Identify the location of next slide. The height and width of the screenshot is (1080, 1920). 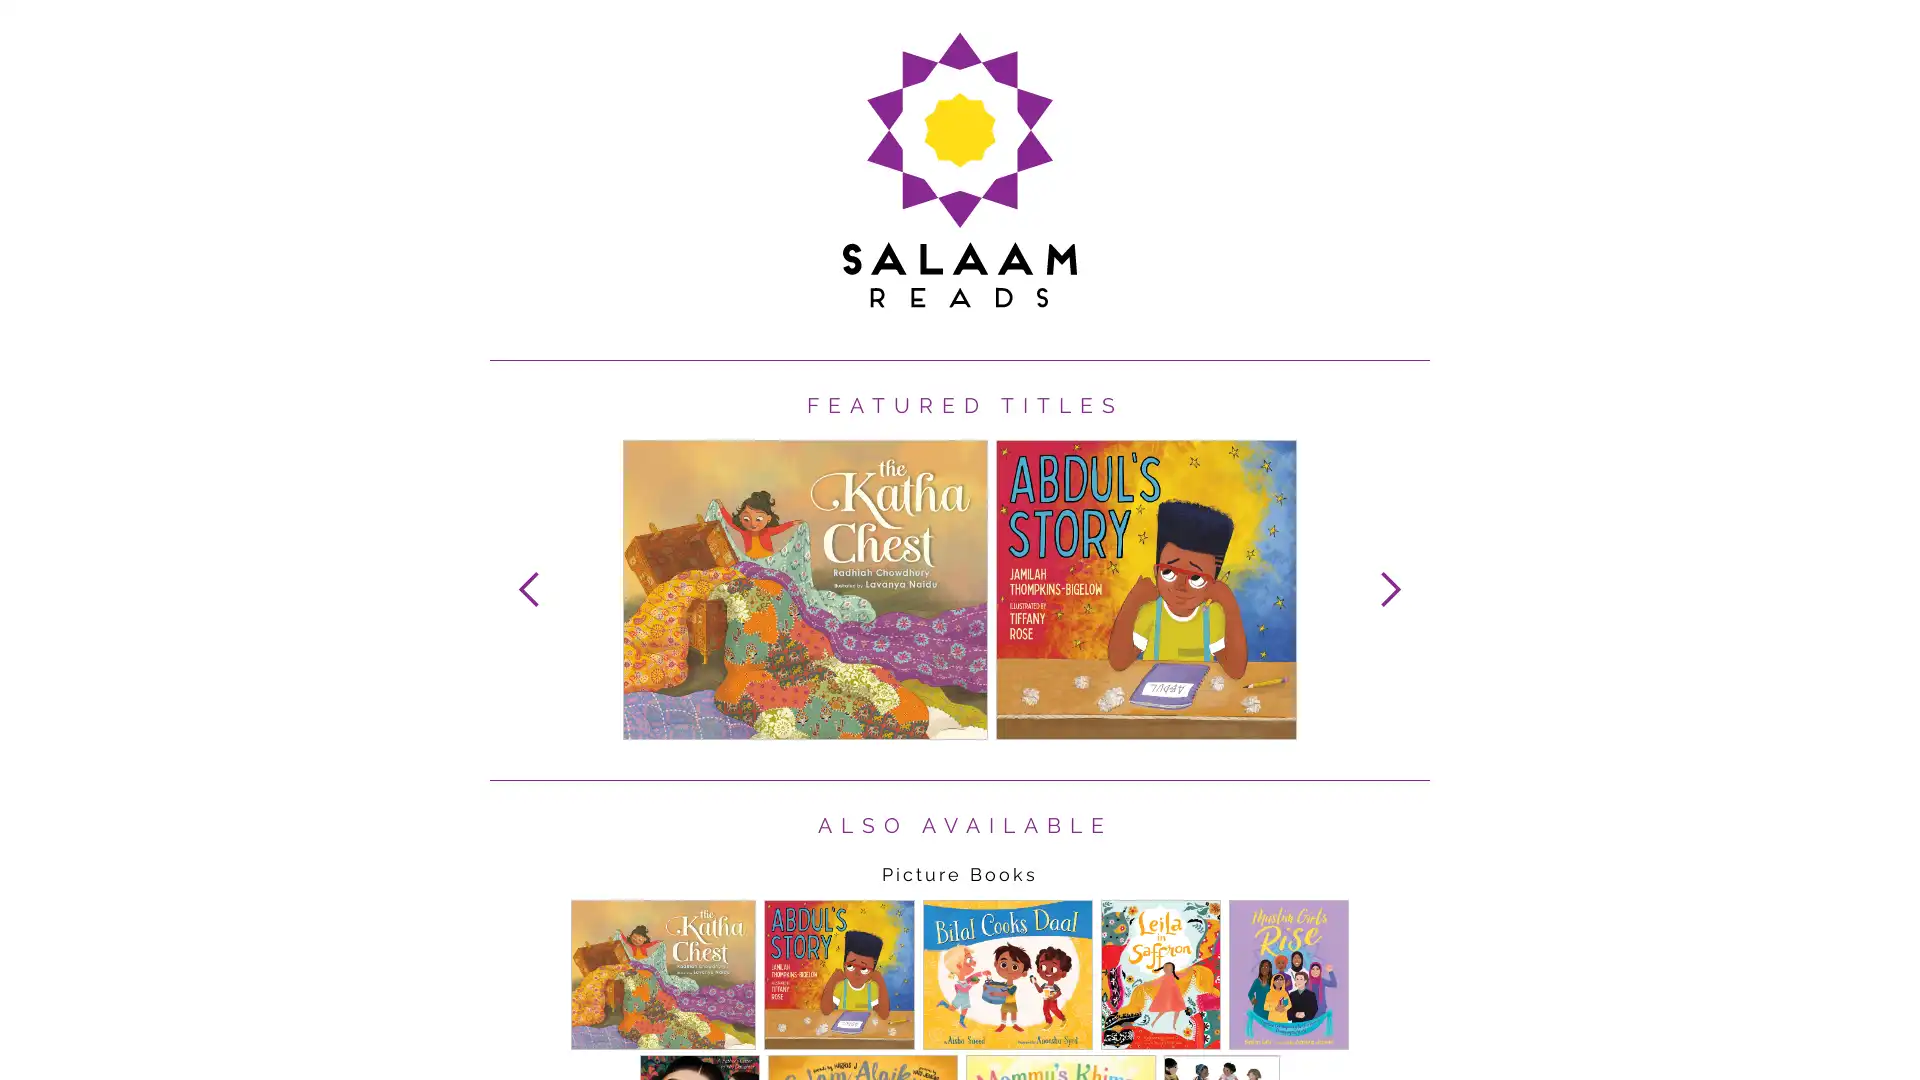
(1389, 589).